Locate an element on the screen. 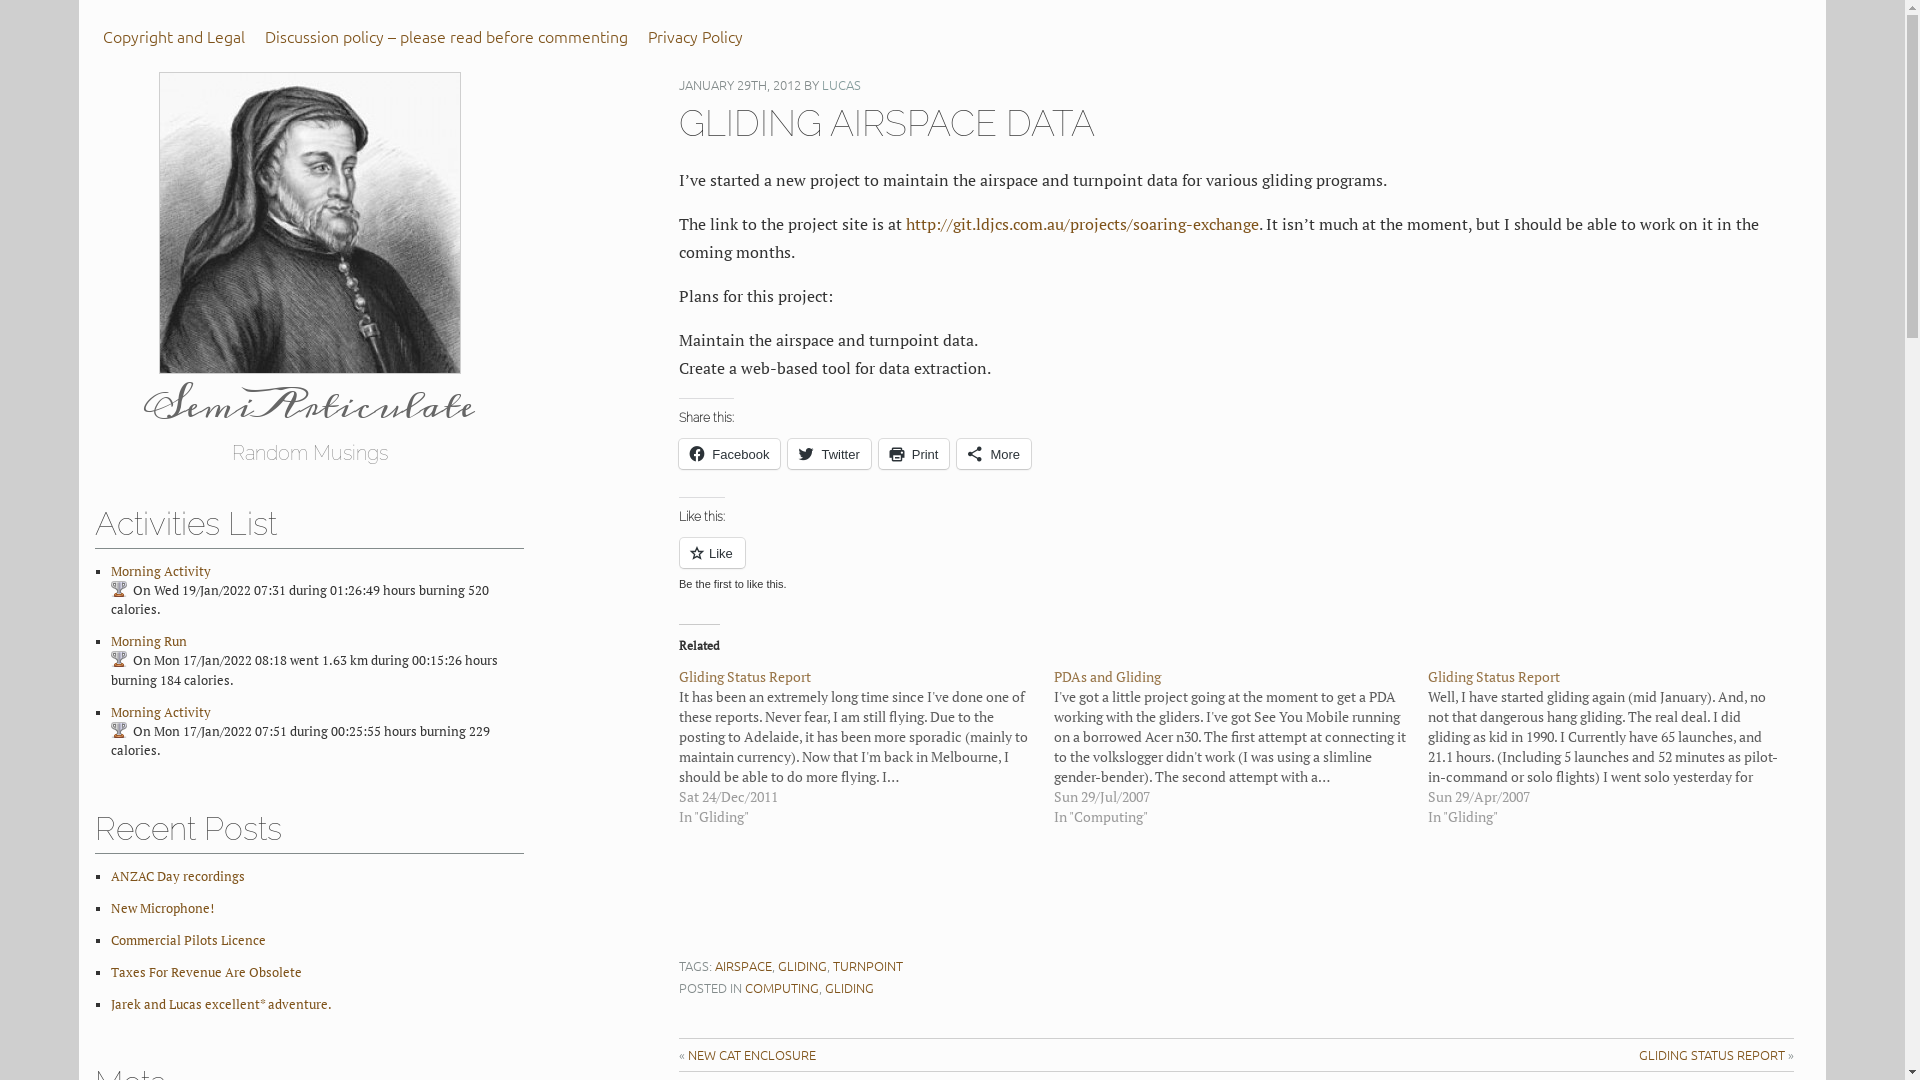  'Twitter' is located at coordinates (829, 454).